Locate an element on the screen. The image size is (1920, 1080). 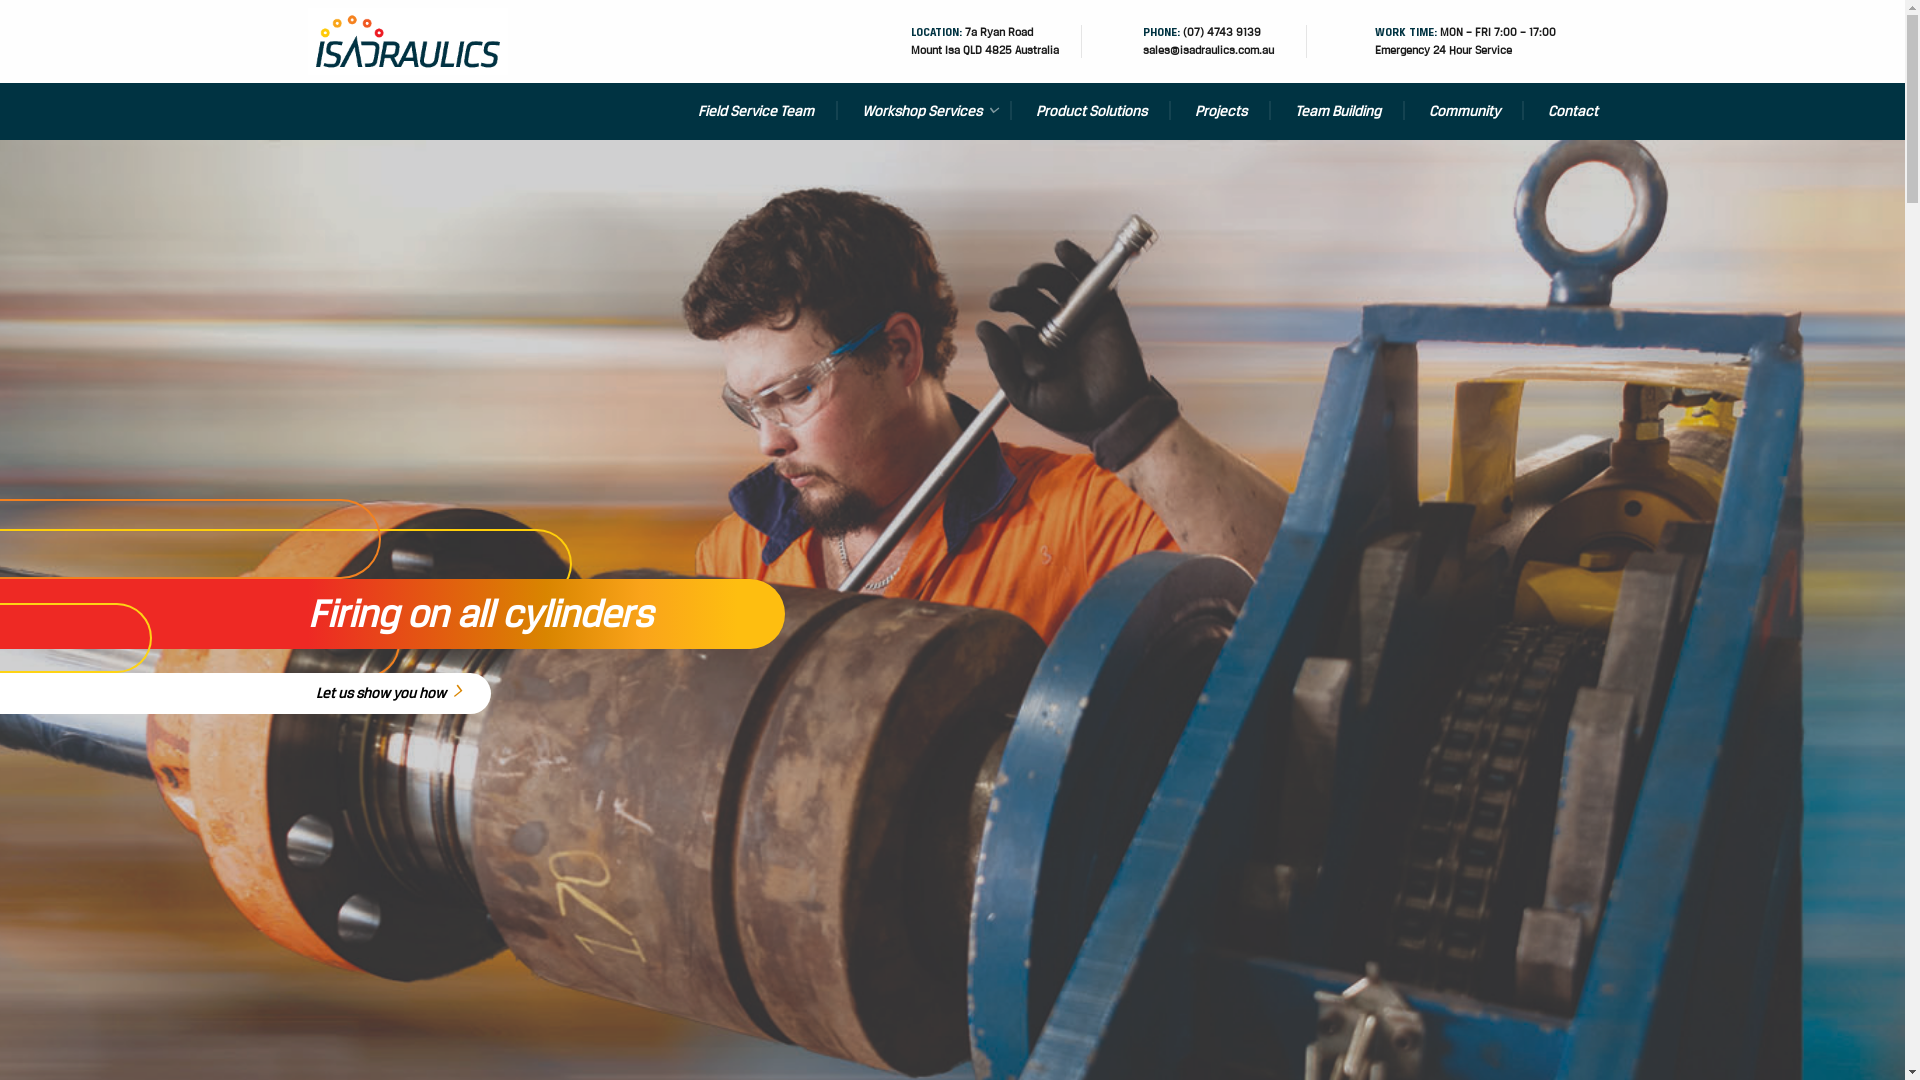
'Community' is located at coordinates (1463, 111).